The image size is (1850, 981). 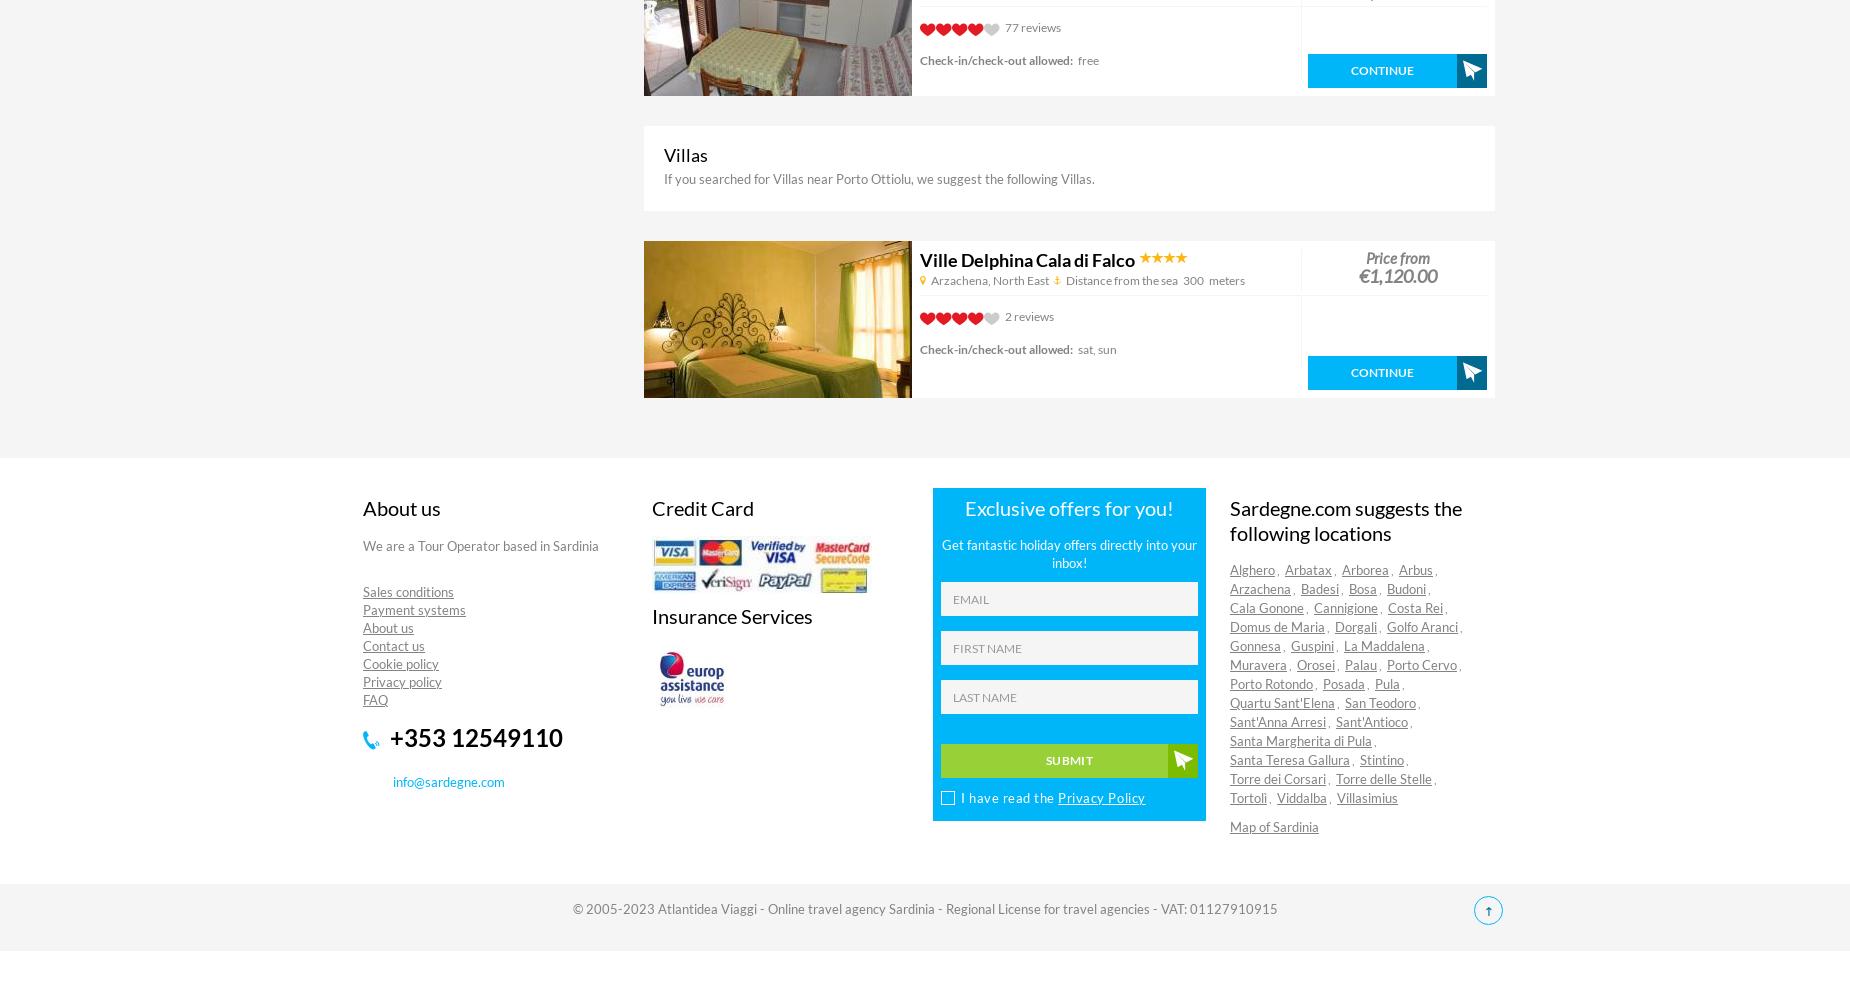 What do you see at coordinates (1030, 26) in the screenshot?
I see `'77 reviews'` at bounding box center [1030, 26].